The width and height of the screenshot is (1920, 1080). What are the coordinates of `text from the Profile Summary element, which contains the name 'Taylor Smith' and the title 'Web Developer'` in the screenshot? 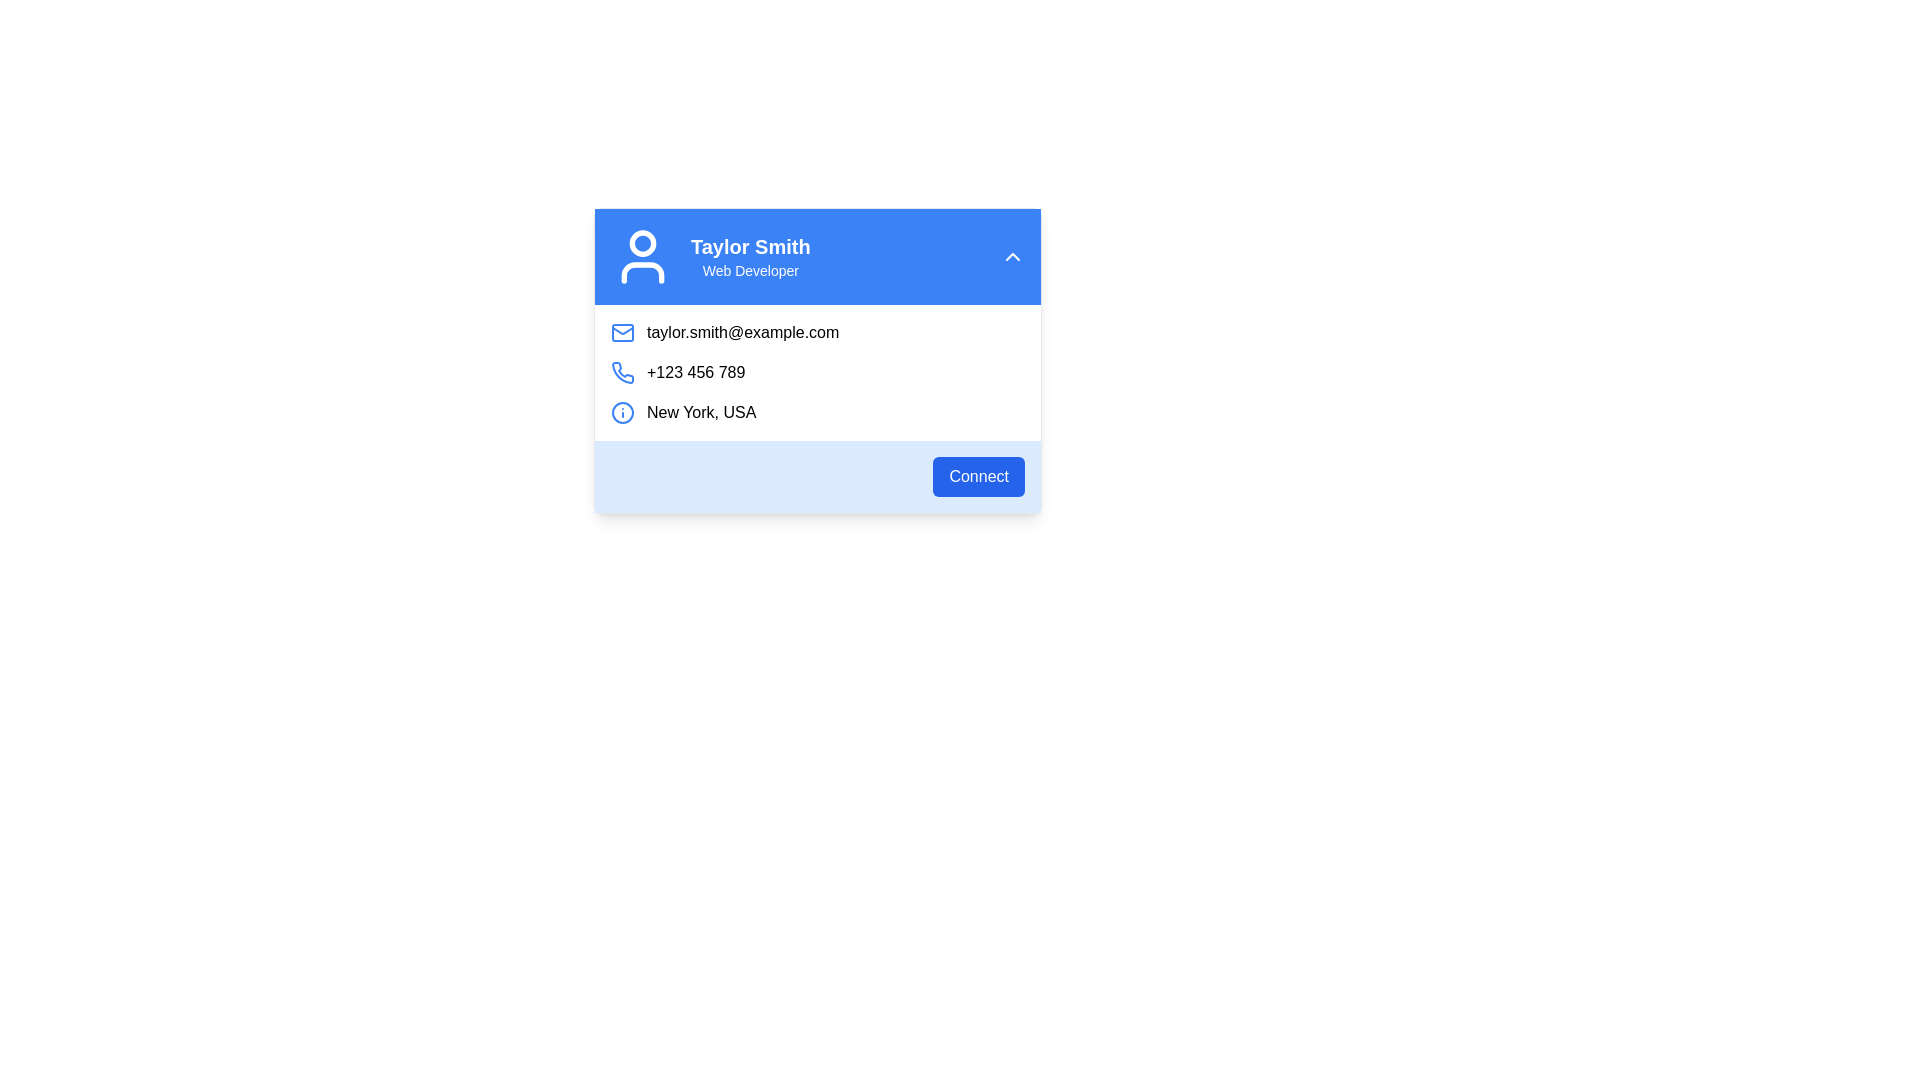 It's located at (710, 256).